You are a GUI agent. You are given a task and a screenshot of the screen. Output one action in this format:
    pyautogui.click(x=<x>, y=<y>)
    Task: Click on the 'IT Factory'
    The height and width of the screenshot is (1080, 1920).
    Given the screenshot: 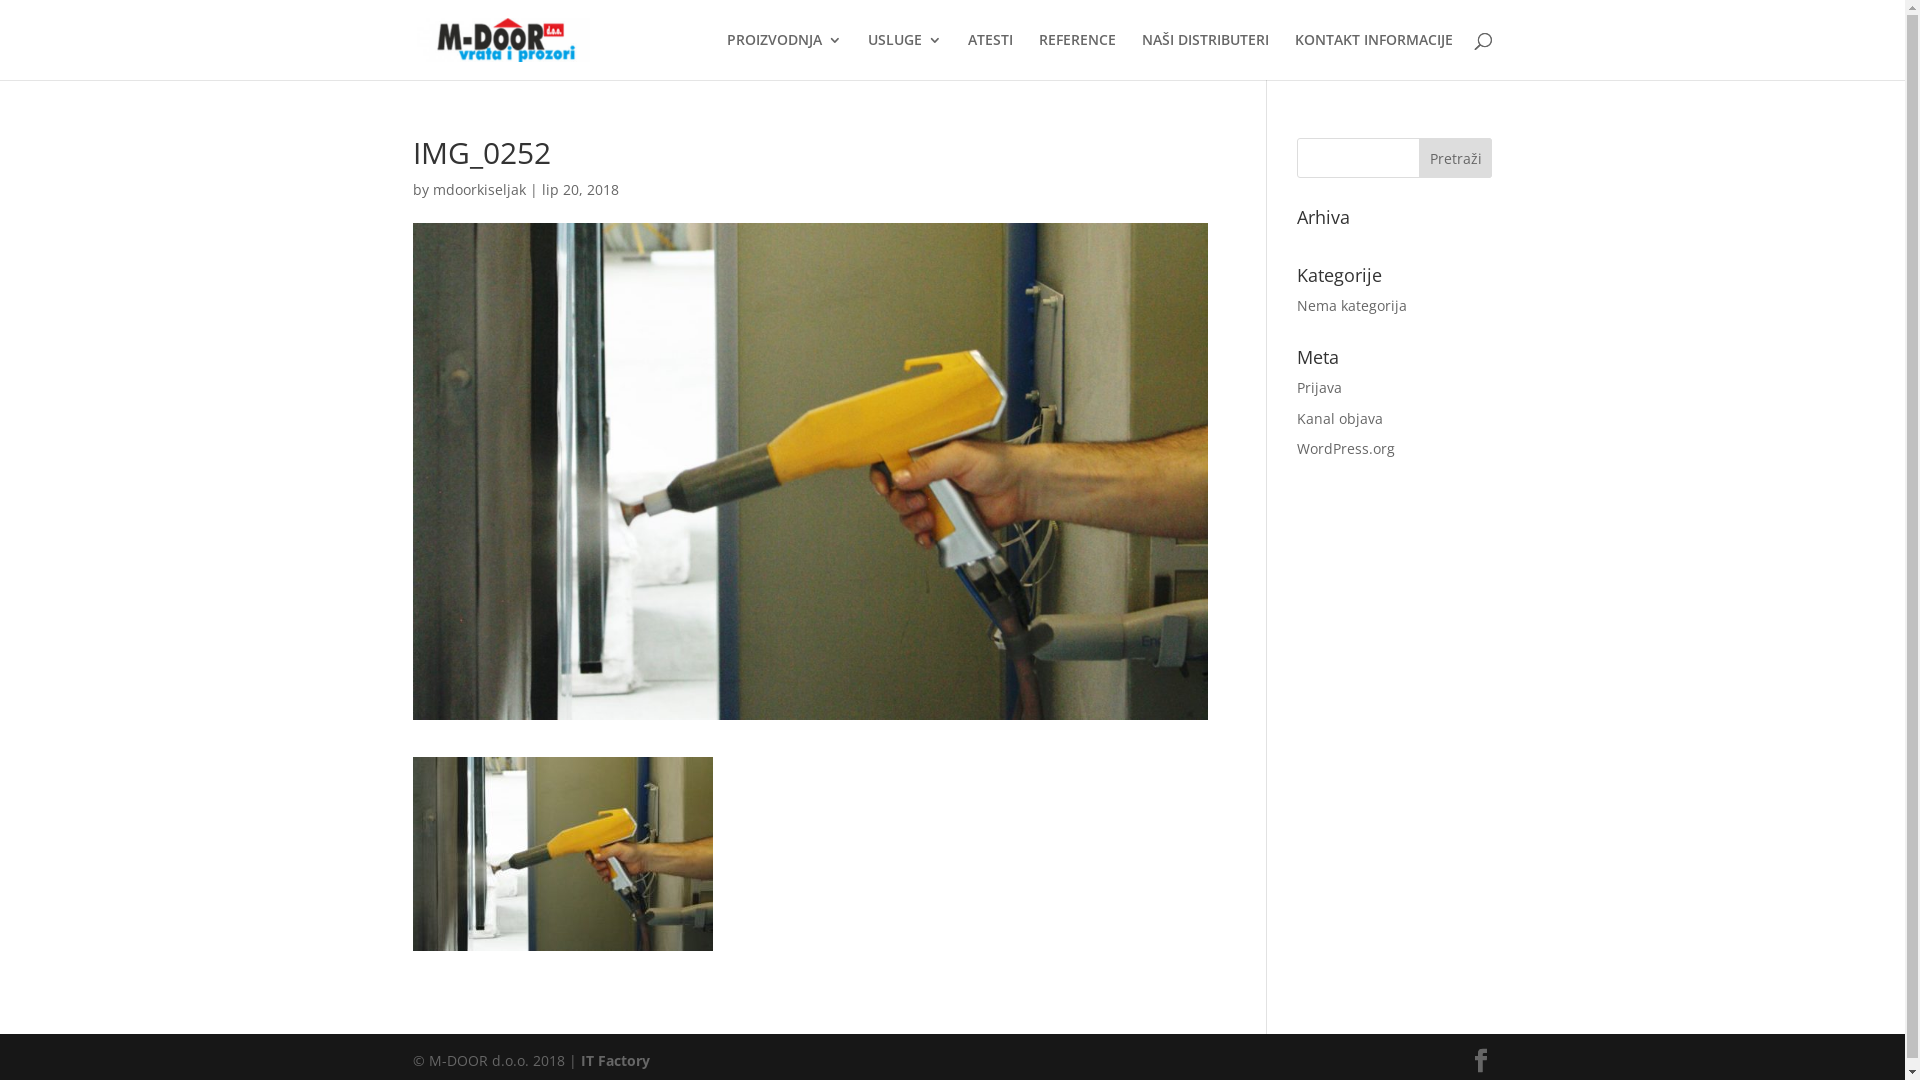 What is the action you would take?
    pyautogui.click(x=579, y=1059)
    